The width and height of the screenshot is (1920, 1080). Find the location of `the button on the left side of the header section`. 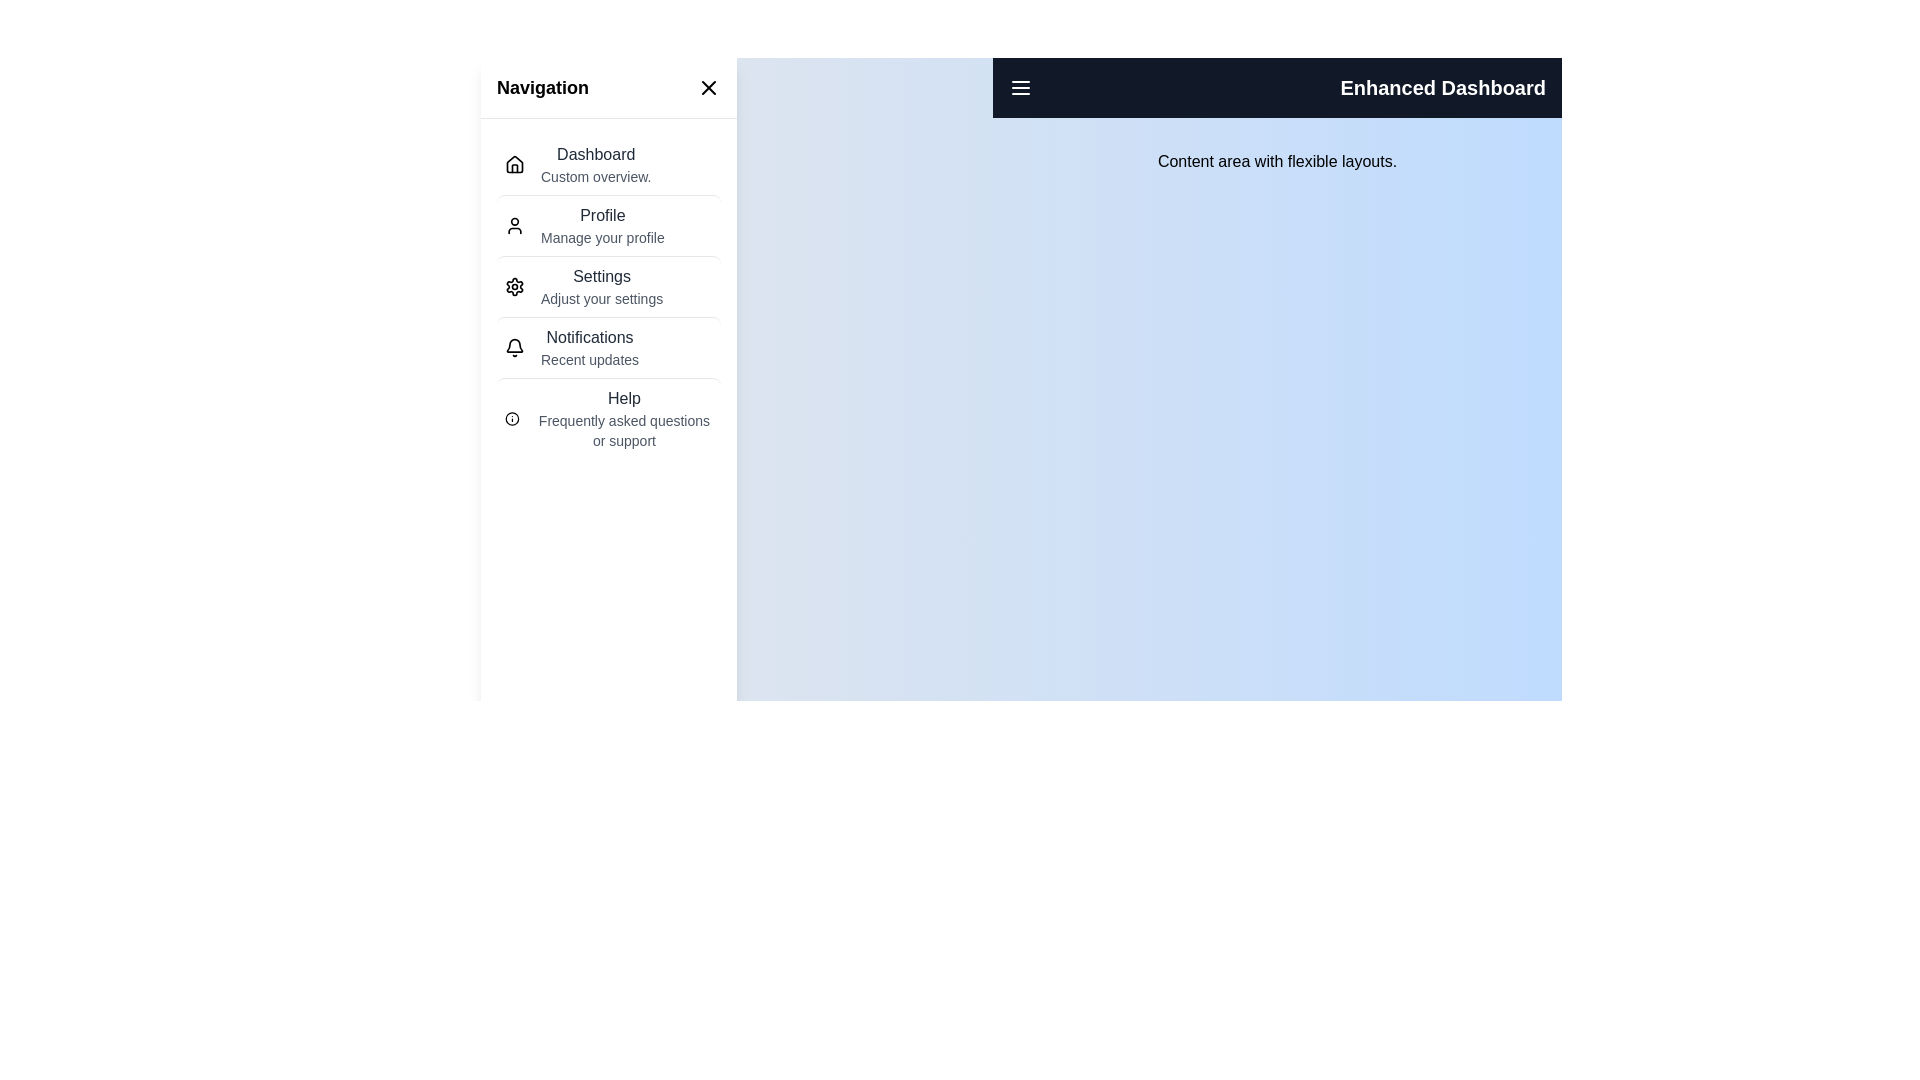

the button on the left side of the header section is located at coordinates (1021, 87).